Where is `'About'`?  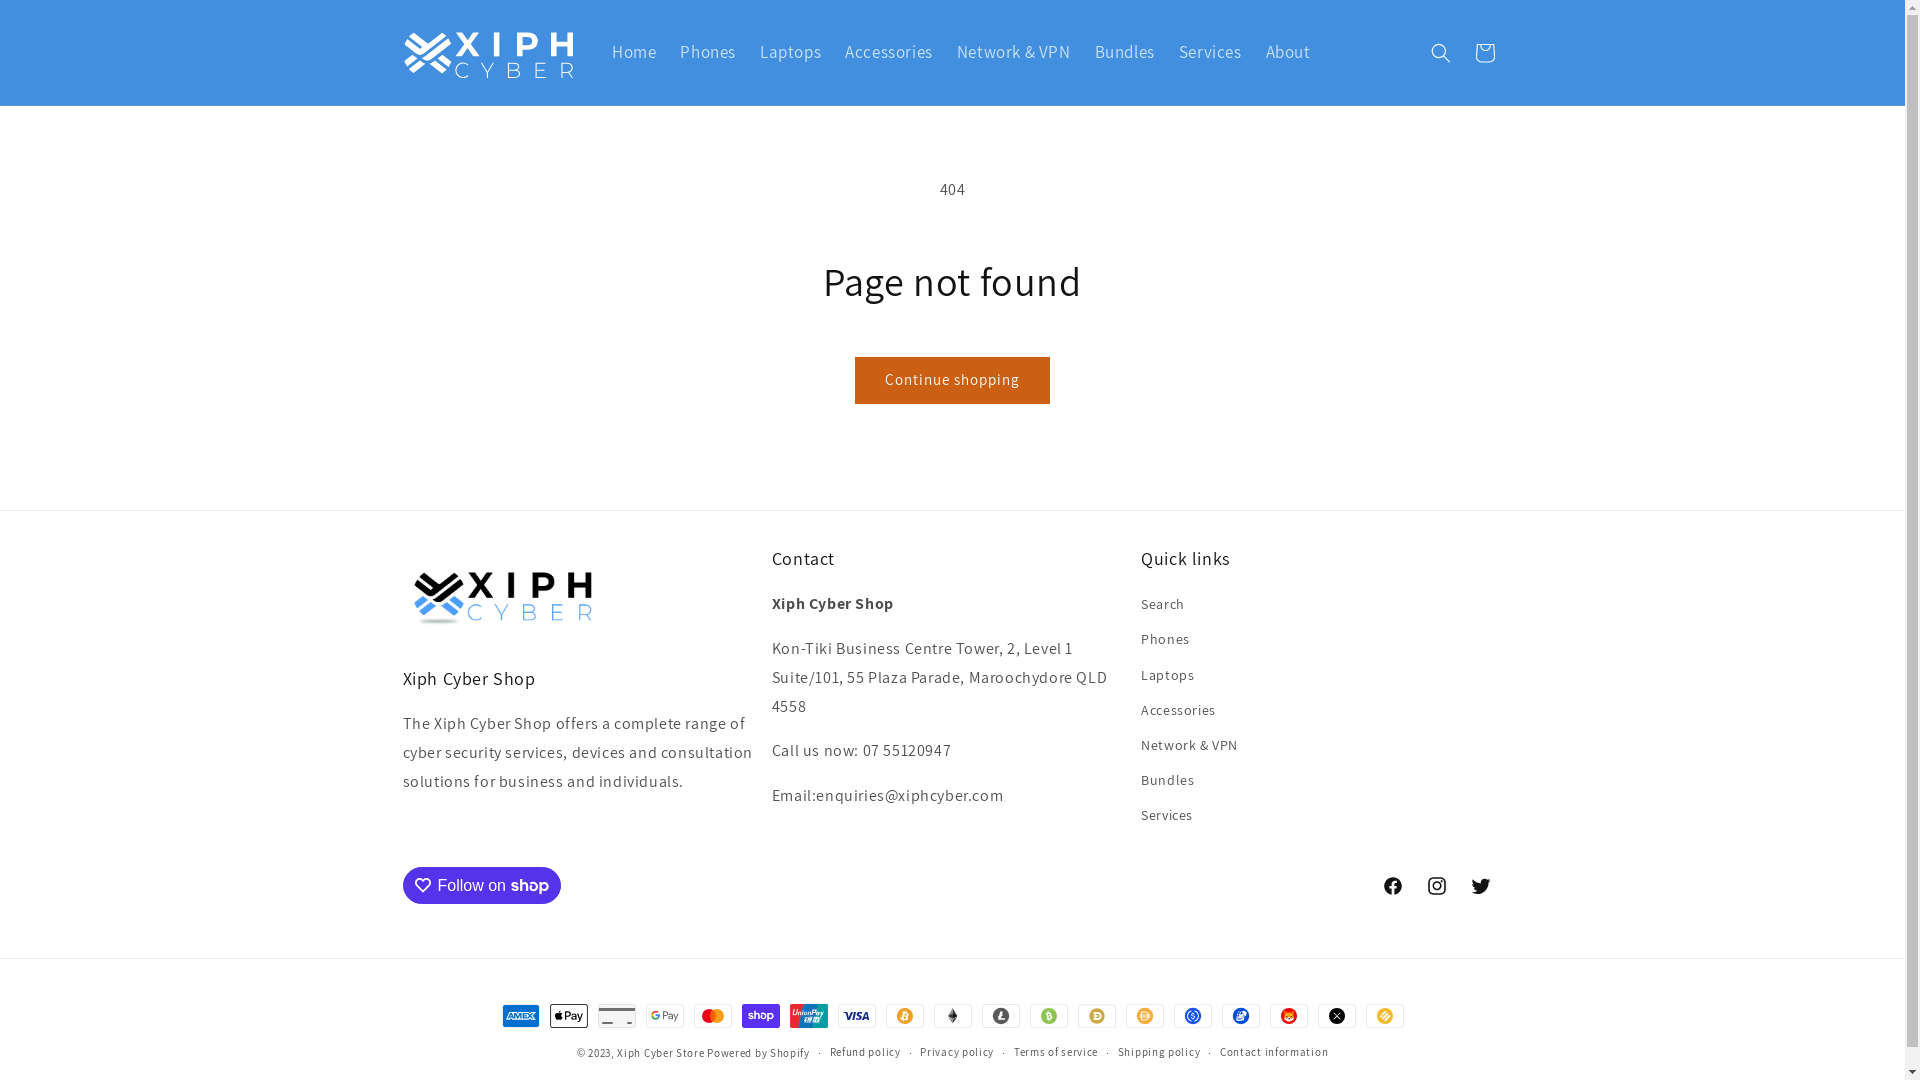 'About' is located at coordinates (1252, 50).